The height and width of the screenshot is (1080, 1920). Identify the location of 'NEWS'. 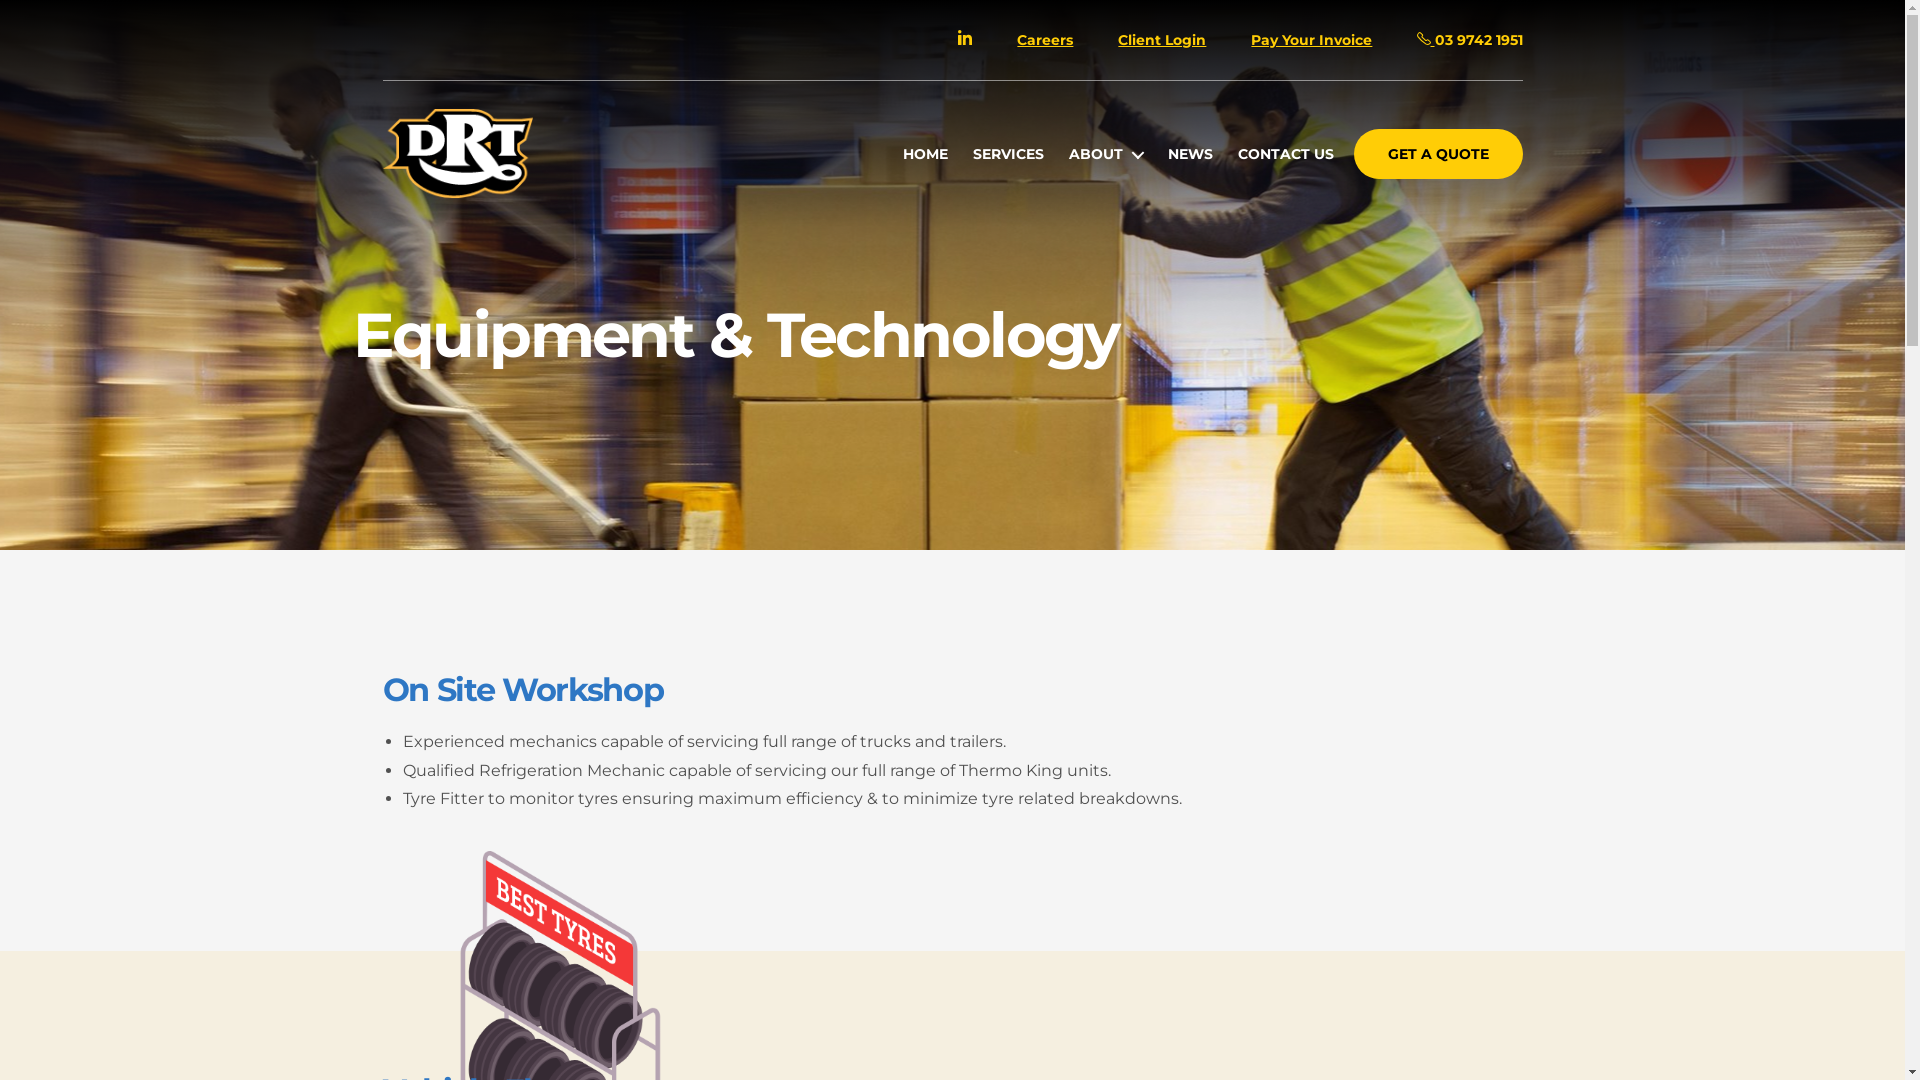
(1190, 153).